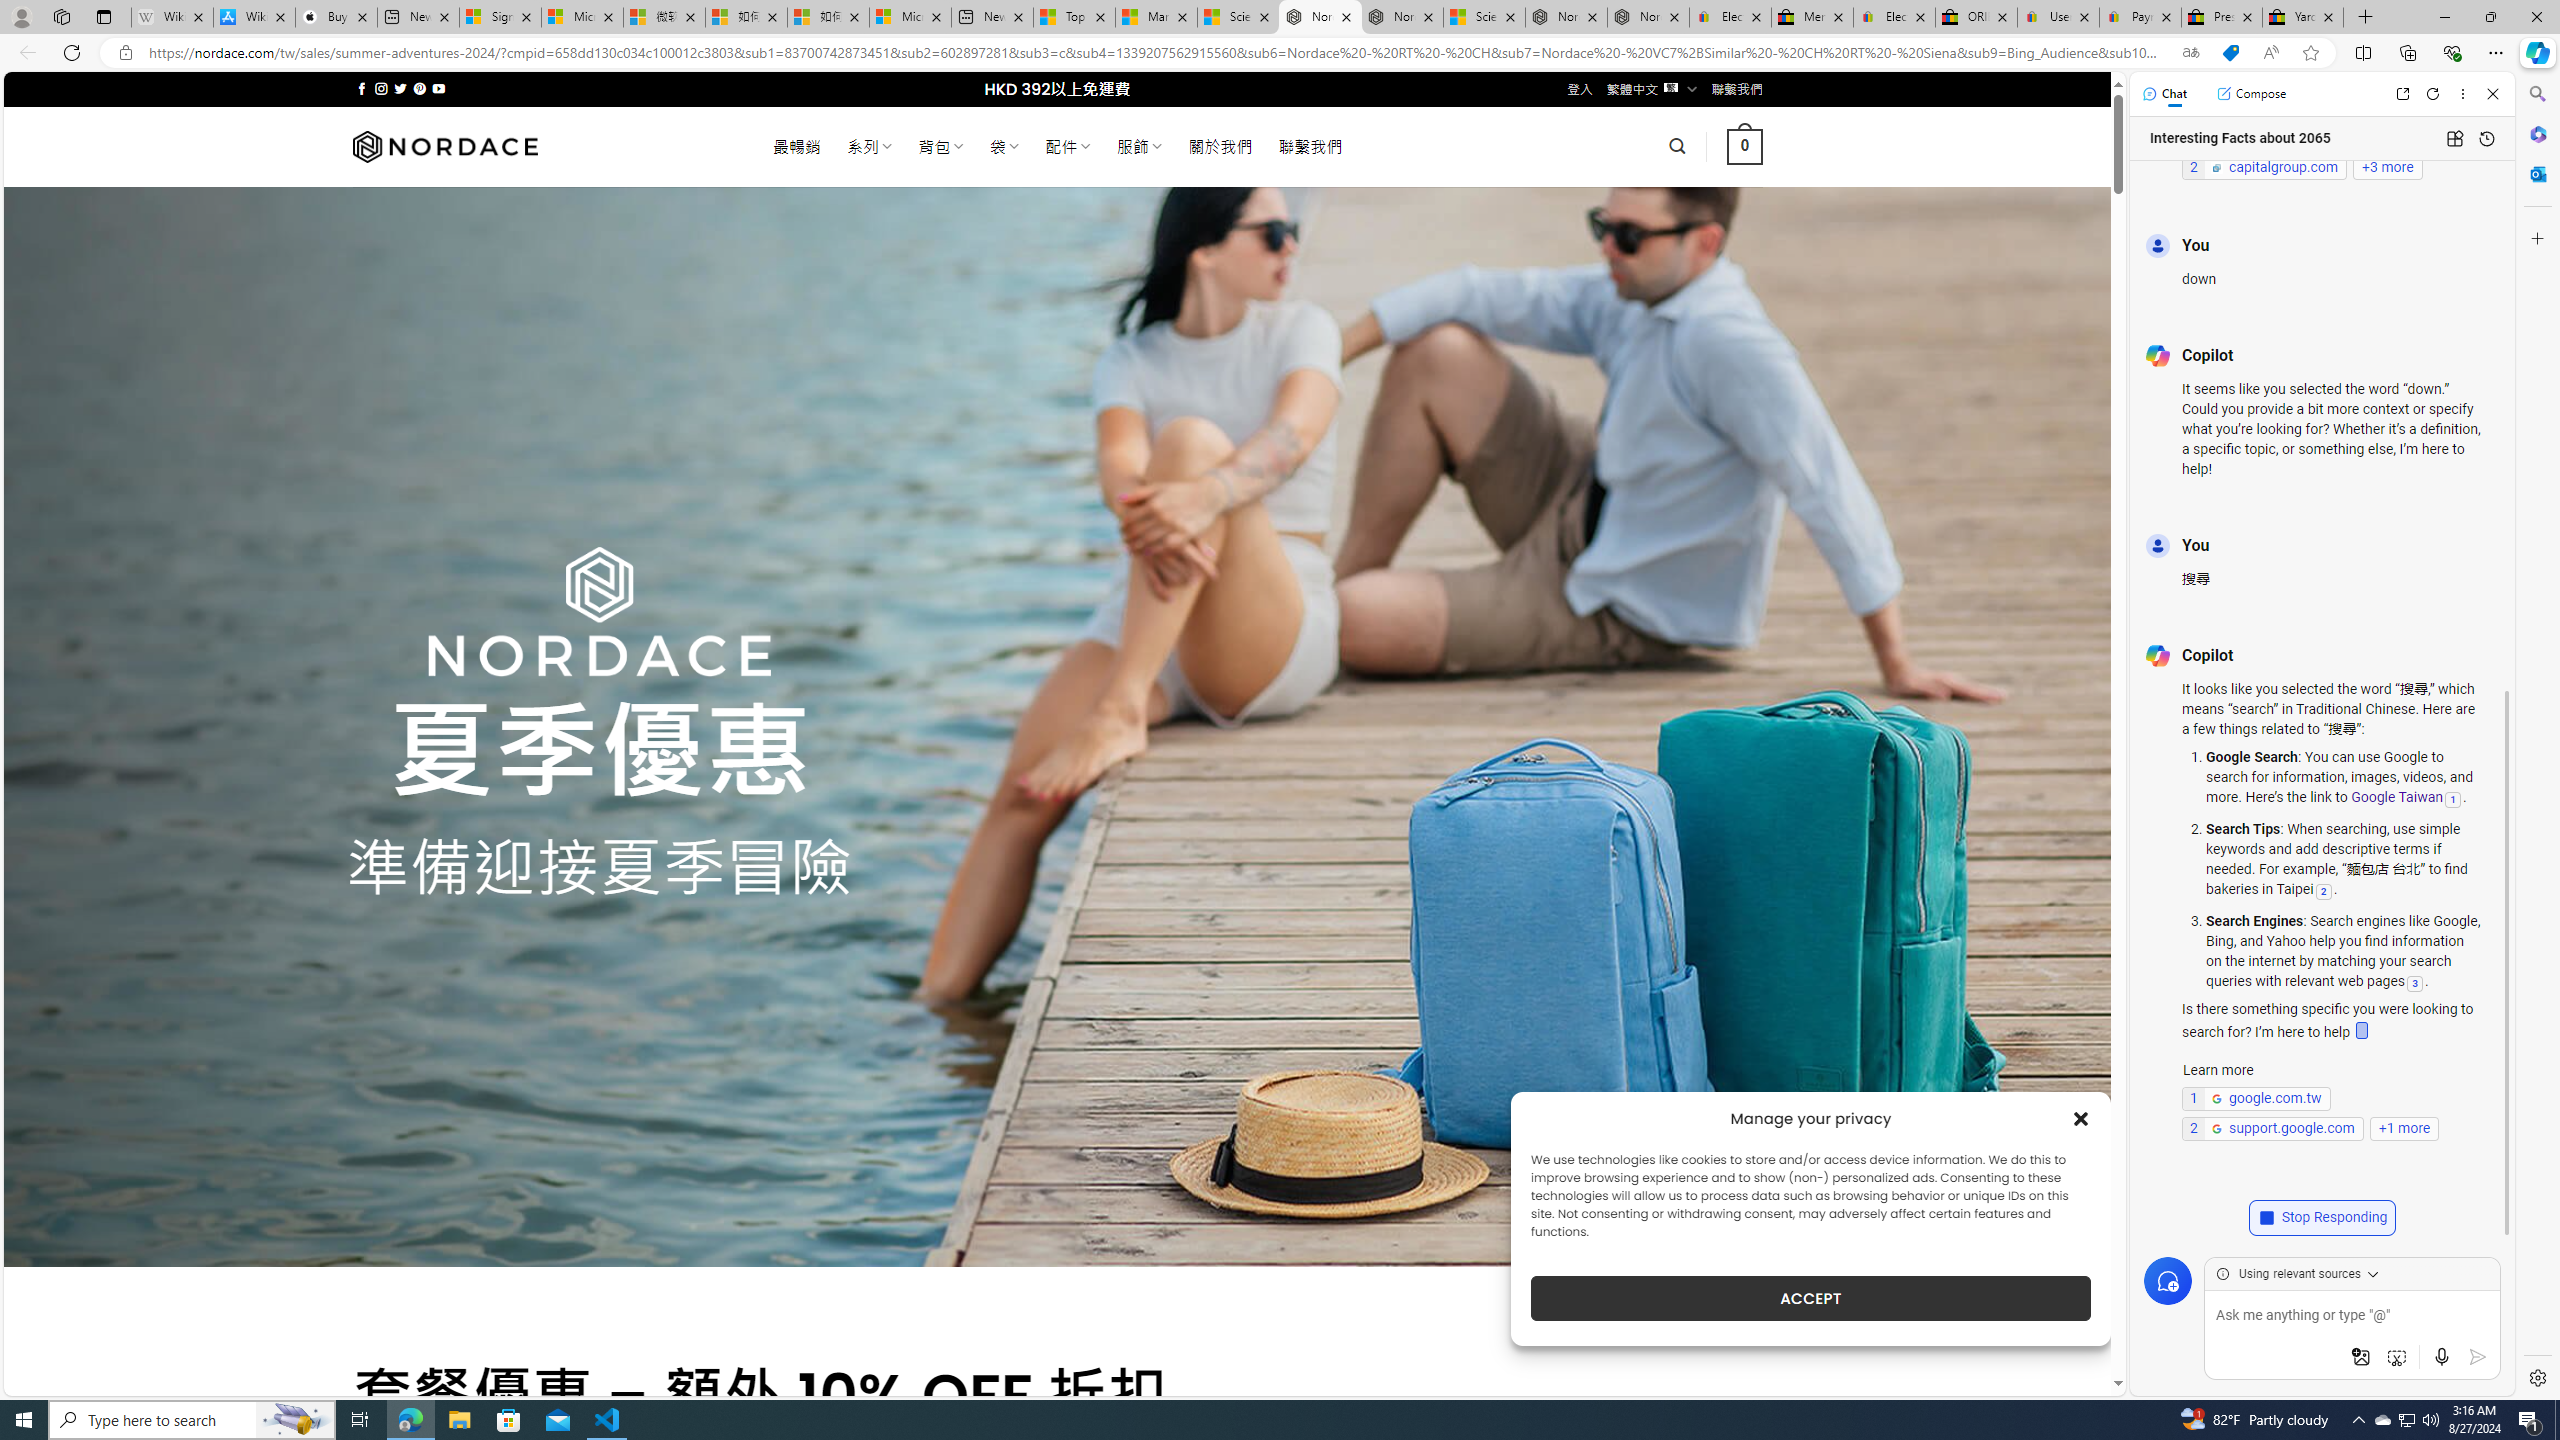  What do you see at coordinates (582, 16) in the screenshot?
I see `'Microsoft Services Agreement'` at bounding box center [582, 16].